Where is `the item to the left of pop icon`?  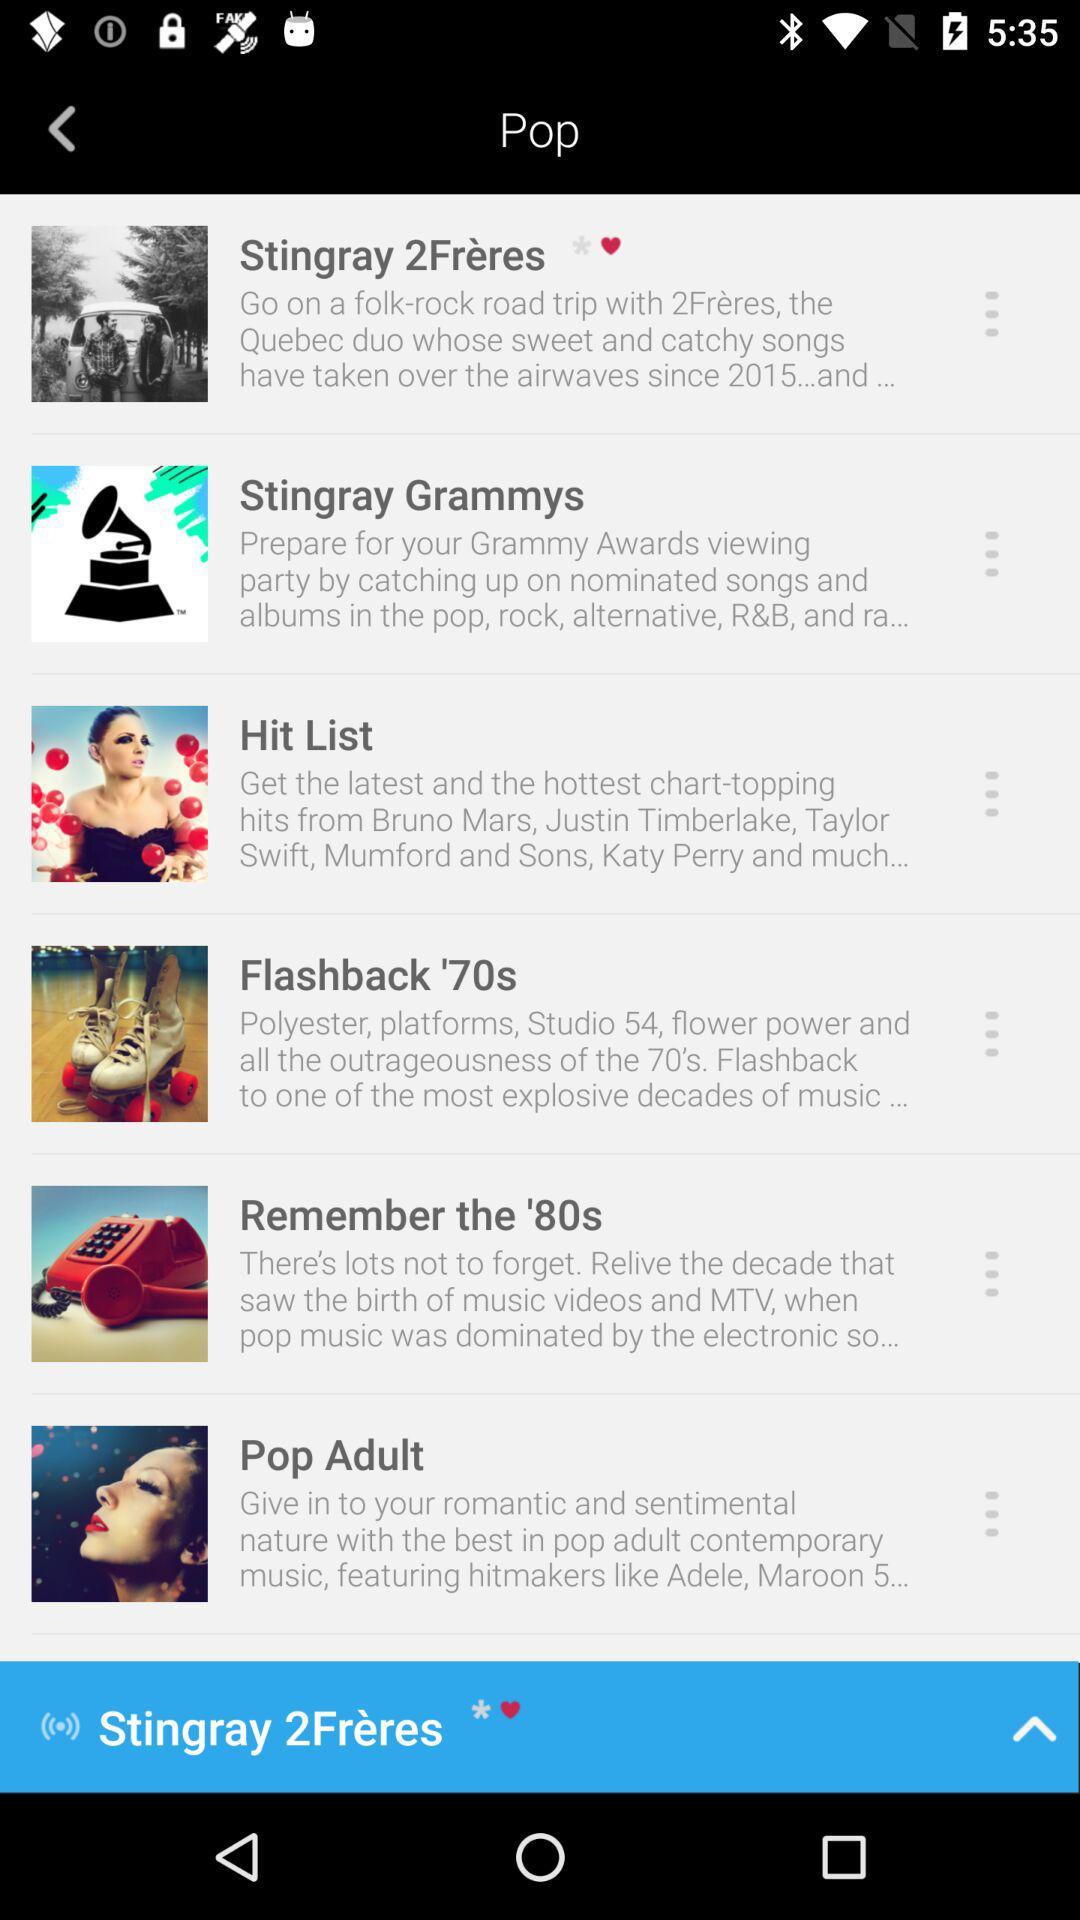
the item to the left of pop icon is located at coordinates (61, 127).